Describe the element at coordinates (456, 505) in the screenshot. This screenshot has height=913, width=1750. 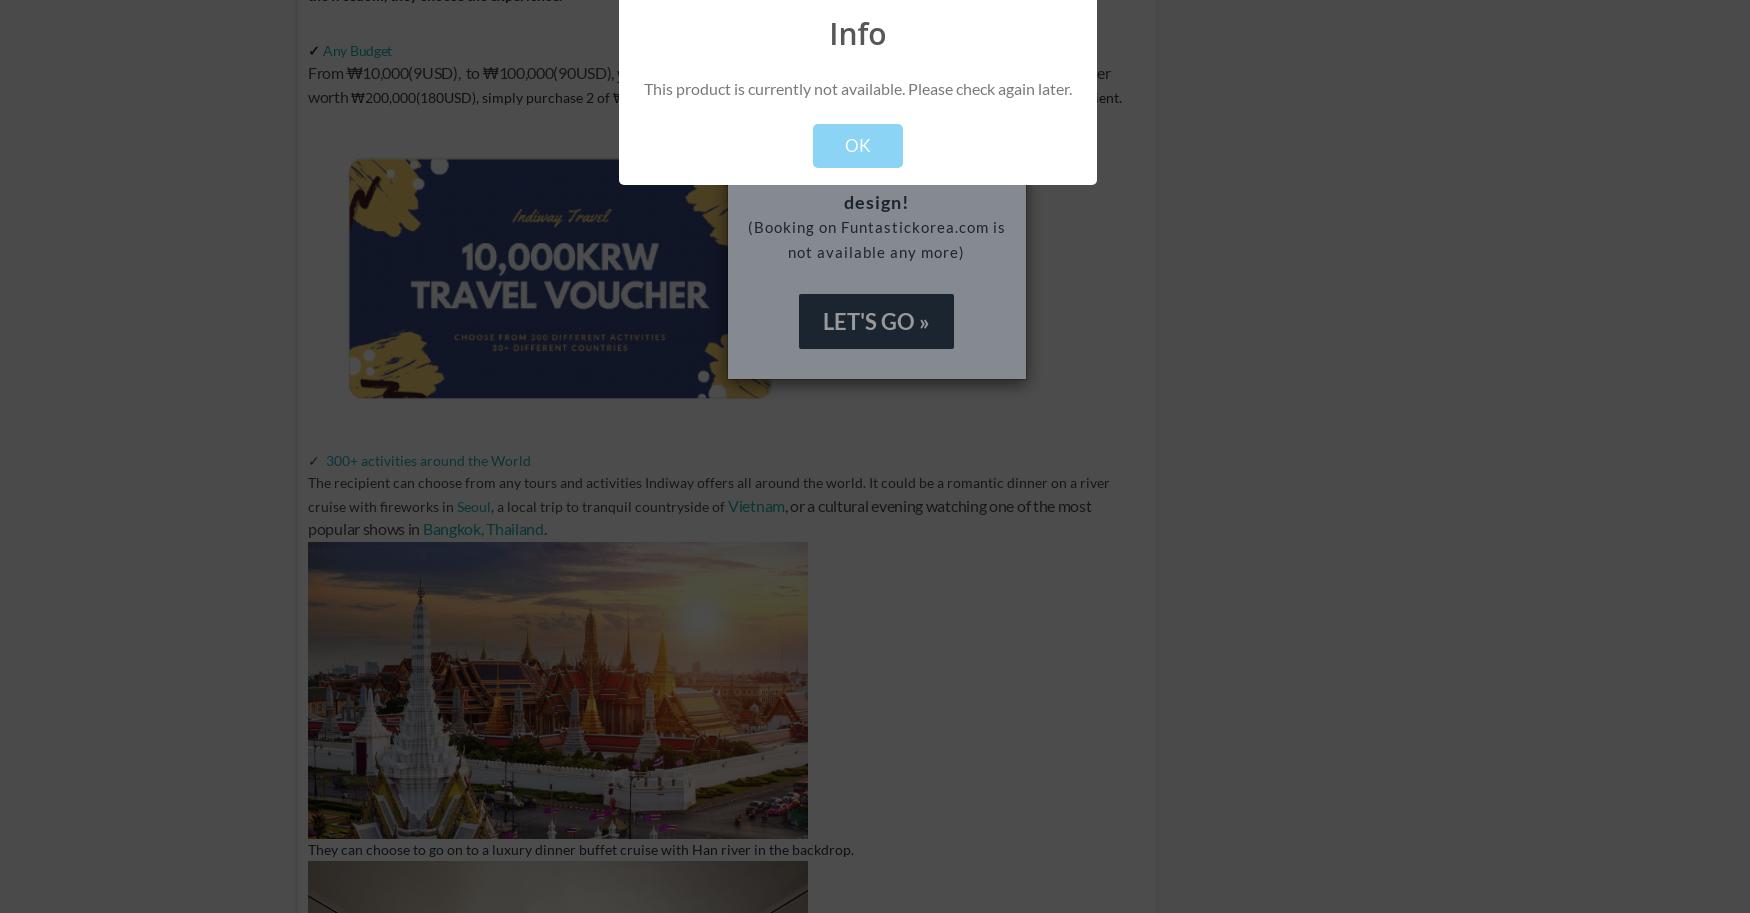
I see `'Seoul'` at that location.